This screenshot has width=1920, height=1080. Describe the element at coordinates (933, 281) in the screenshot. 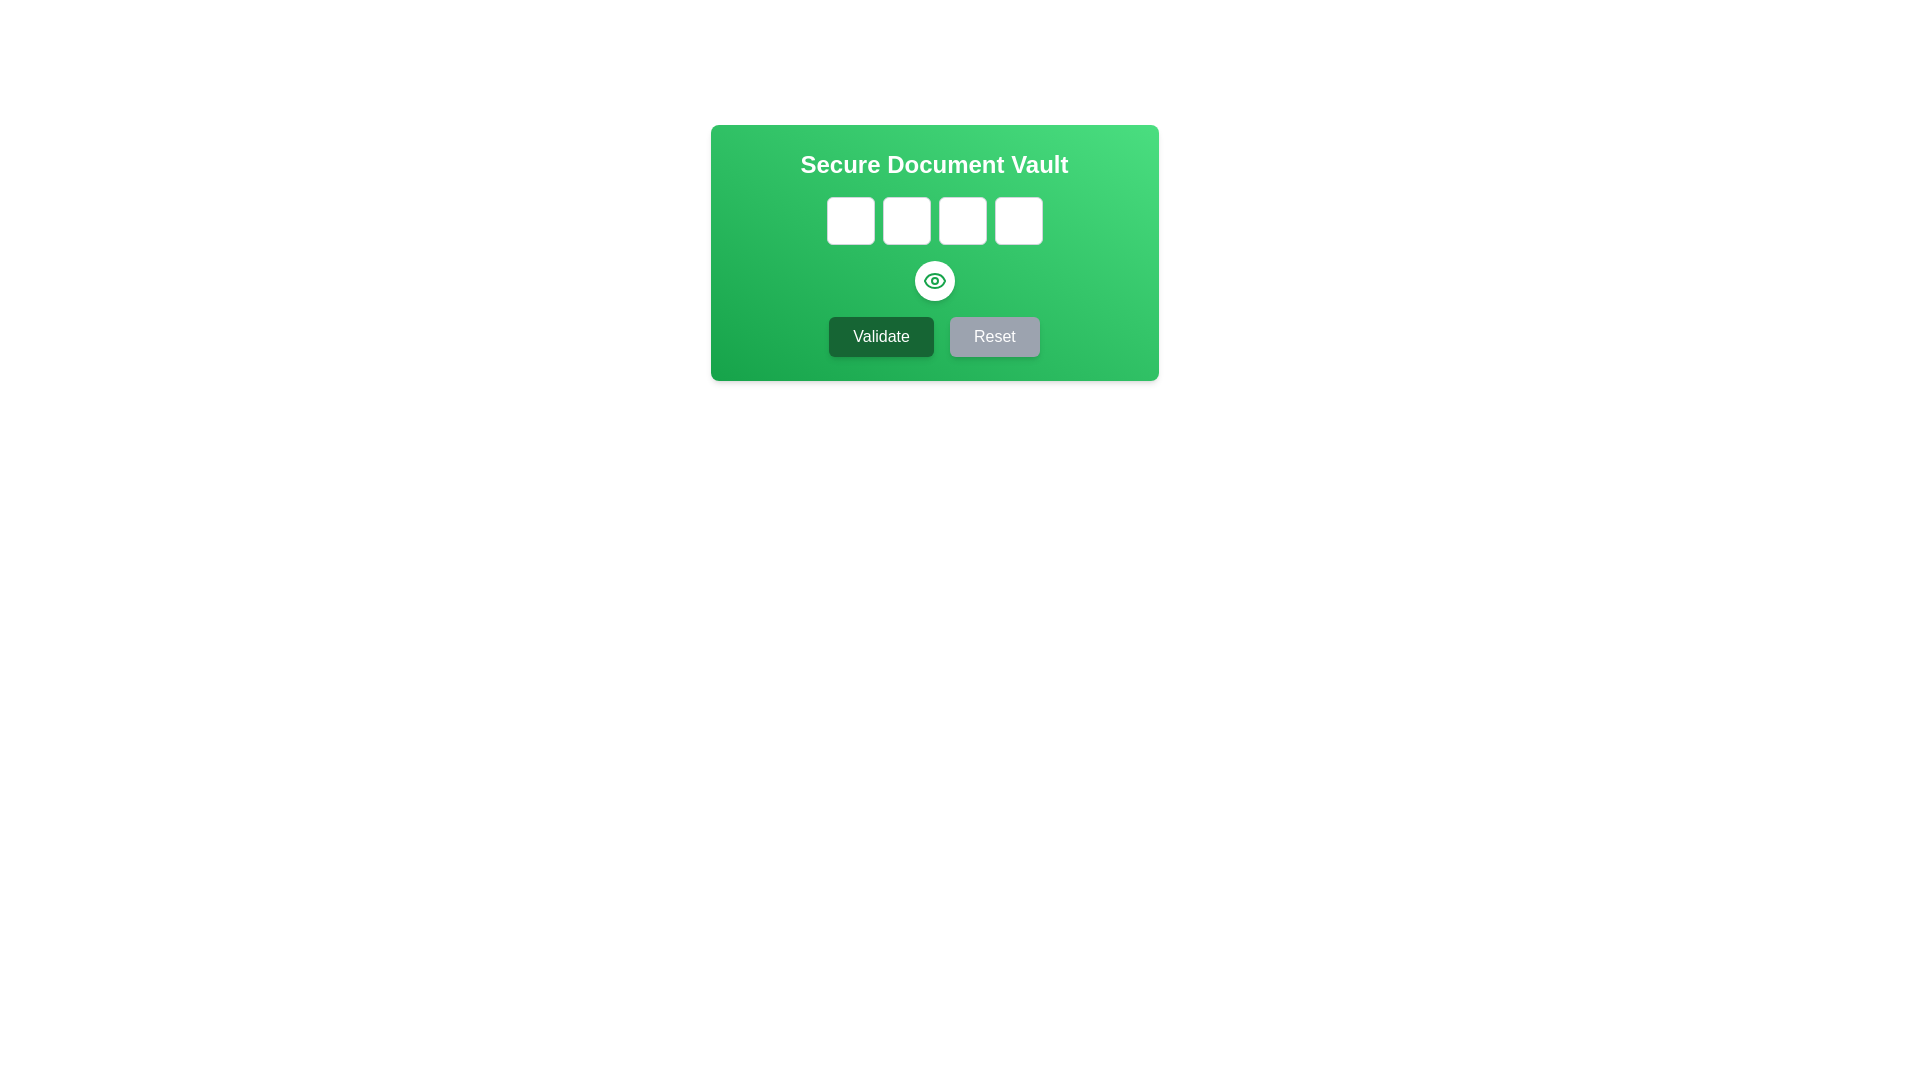

I see `the eye icon button, which toggles the visibility of the password, located between the 'Validate' and 'Reset' buttons` at that location.